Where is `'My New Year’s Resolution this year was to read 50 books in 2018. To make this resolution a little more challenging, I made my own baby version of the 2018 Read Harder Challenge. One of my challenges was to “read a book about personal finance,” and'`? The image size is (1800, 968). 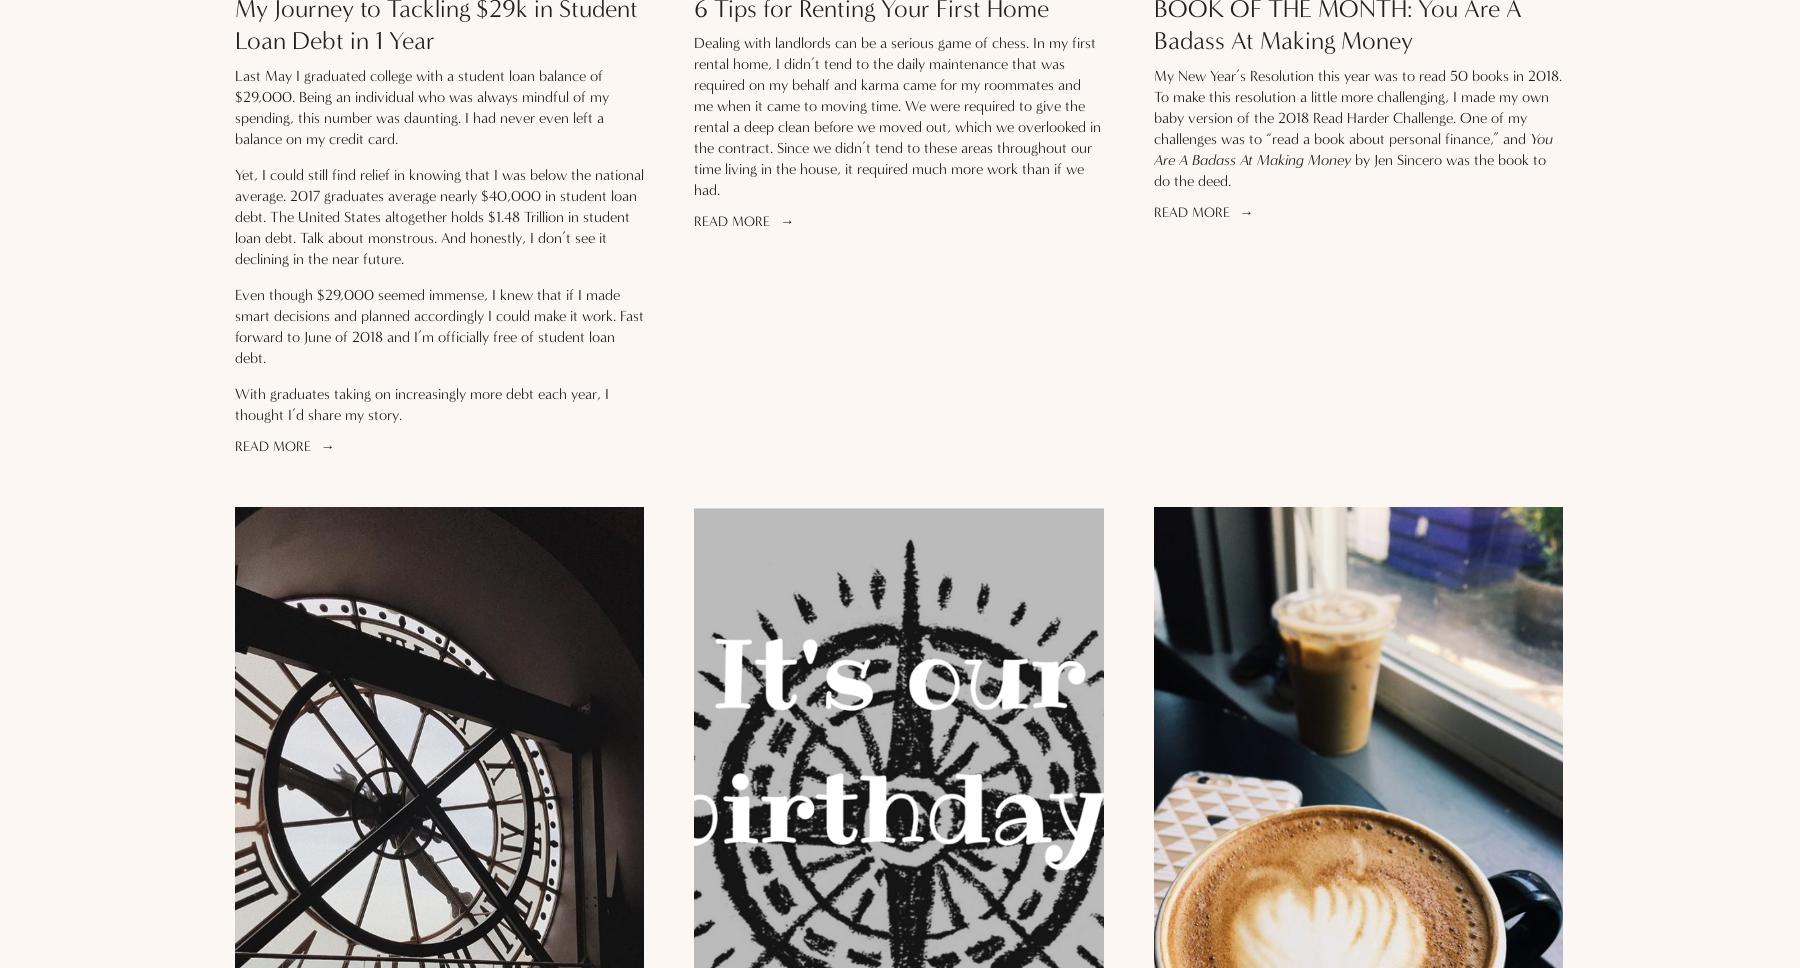
'My New Year’s Resolution this year was to read 50 books in 2018. To make this resolution a little more challenging, I made my own baby version of the 2018 Read Harder Challenge. One of my challenges was to “read a book about personal finance,” and' is located at coordinates (1356, 106).